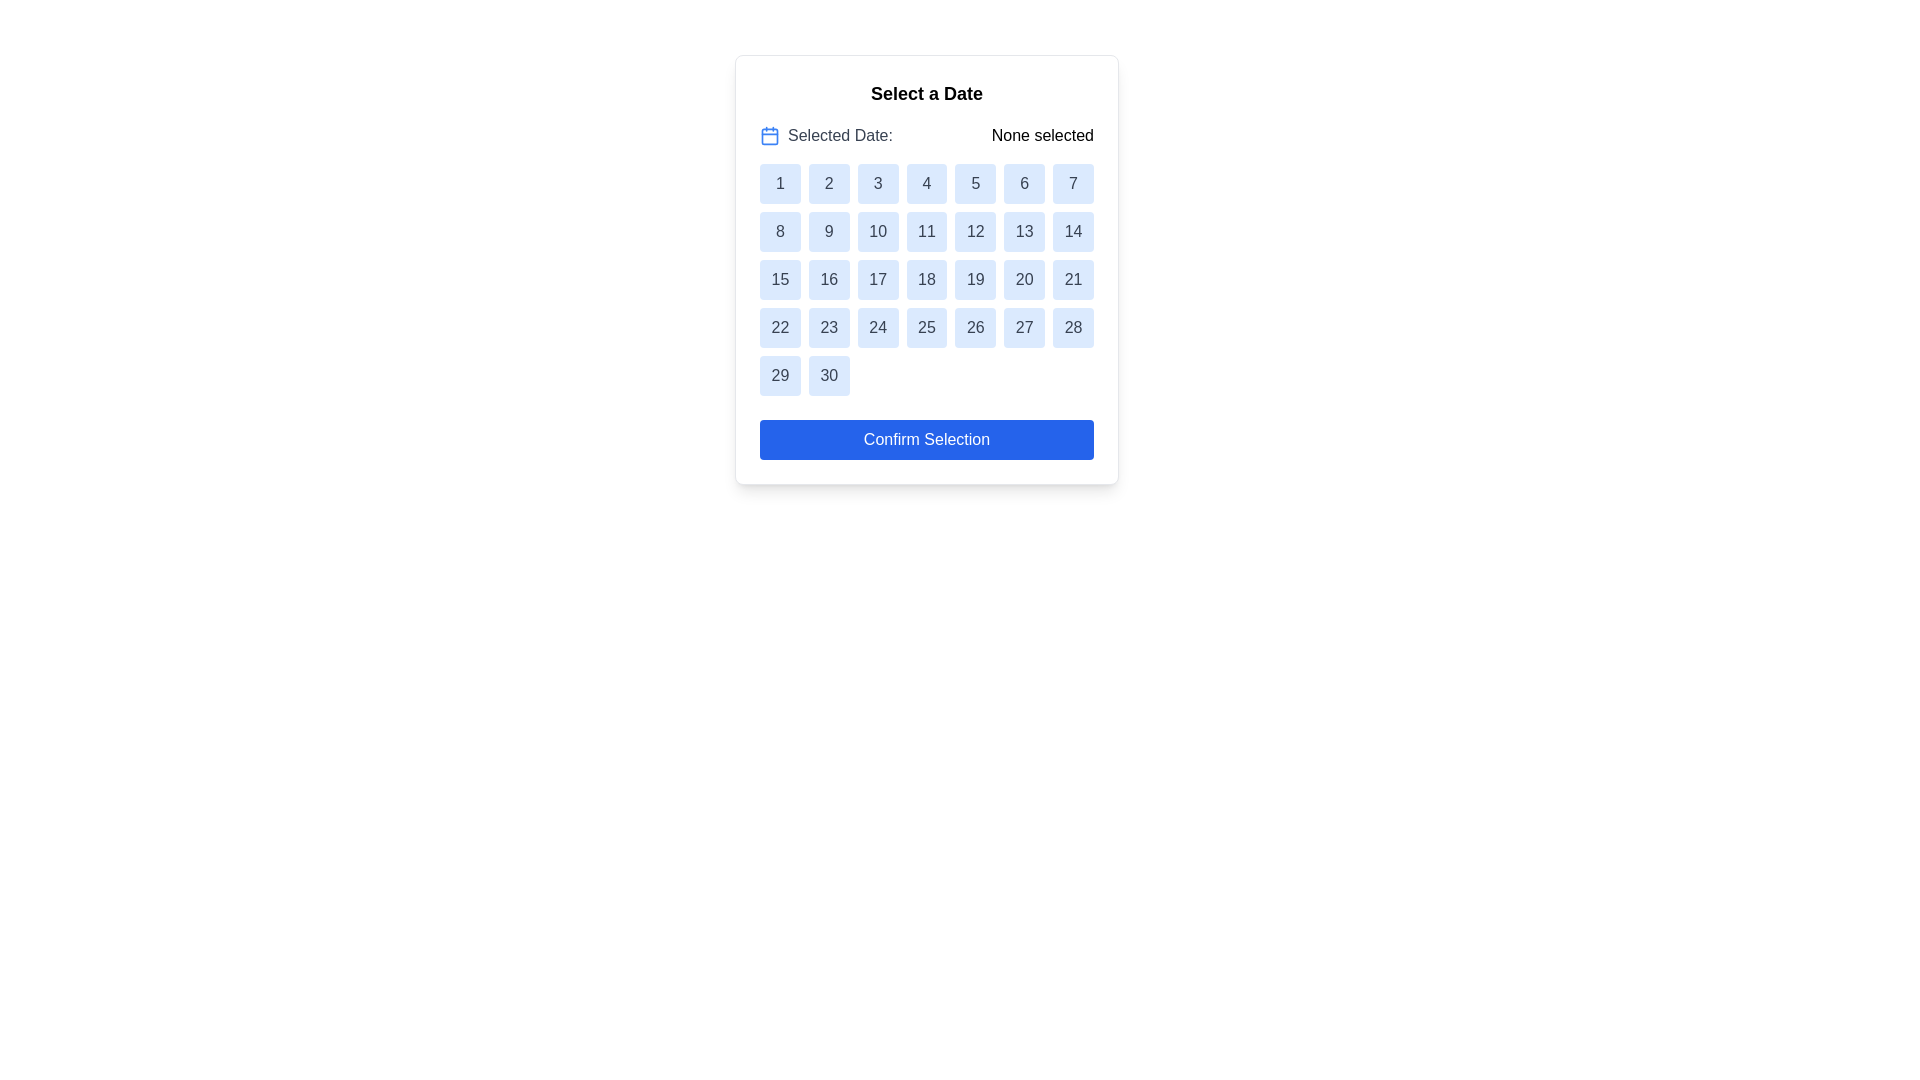  What do you see at coordinates (779, 184) in the screenshot?
I see `the leftmost button` at bounding box center [779, 184].